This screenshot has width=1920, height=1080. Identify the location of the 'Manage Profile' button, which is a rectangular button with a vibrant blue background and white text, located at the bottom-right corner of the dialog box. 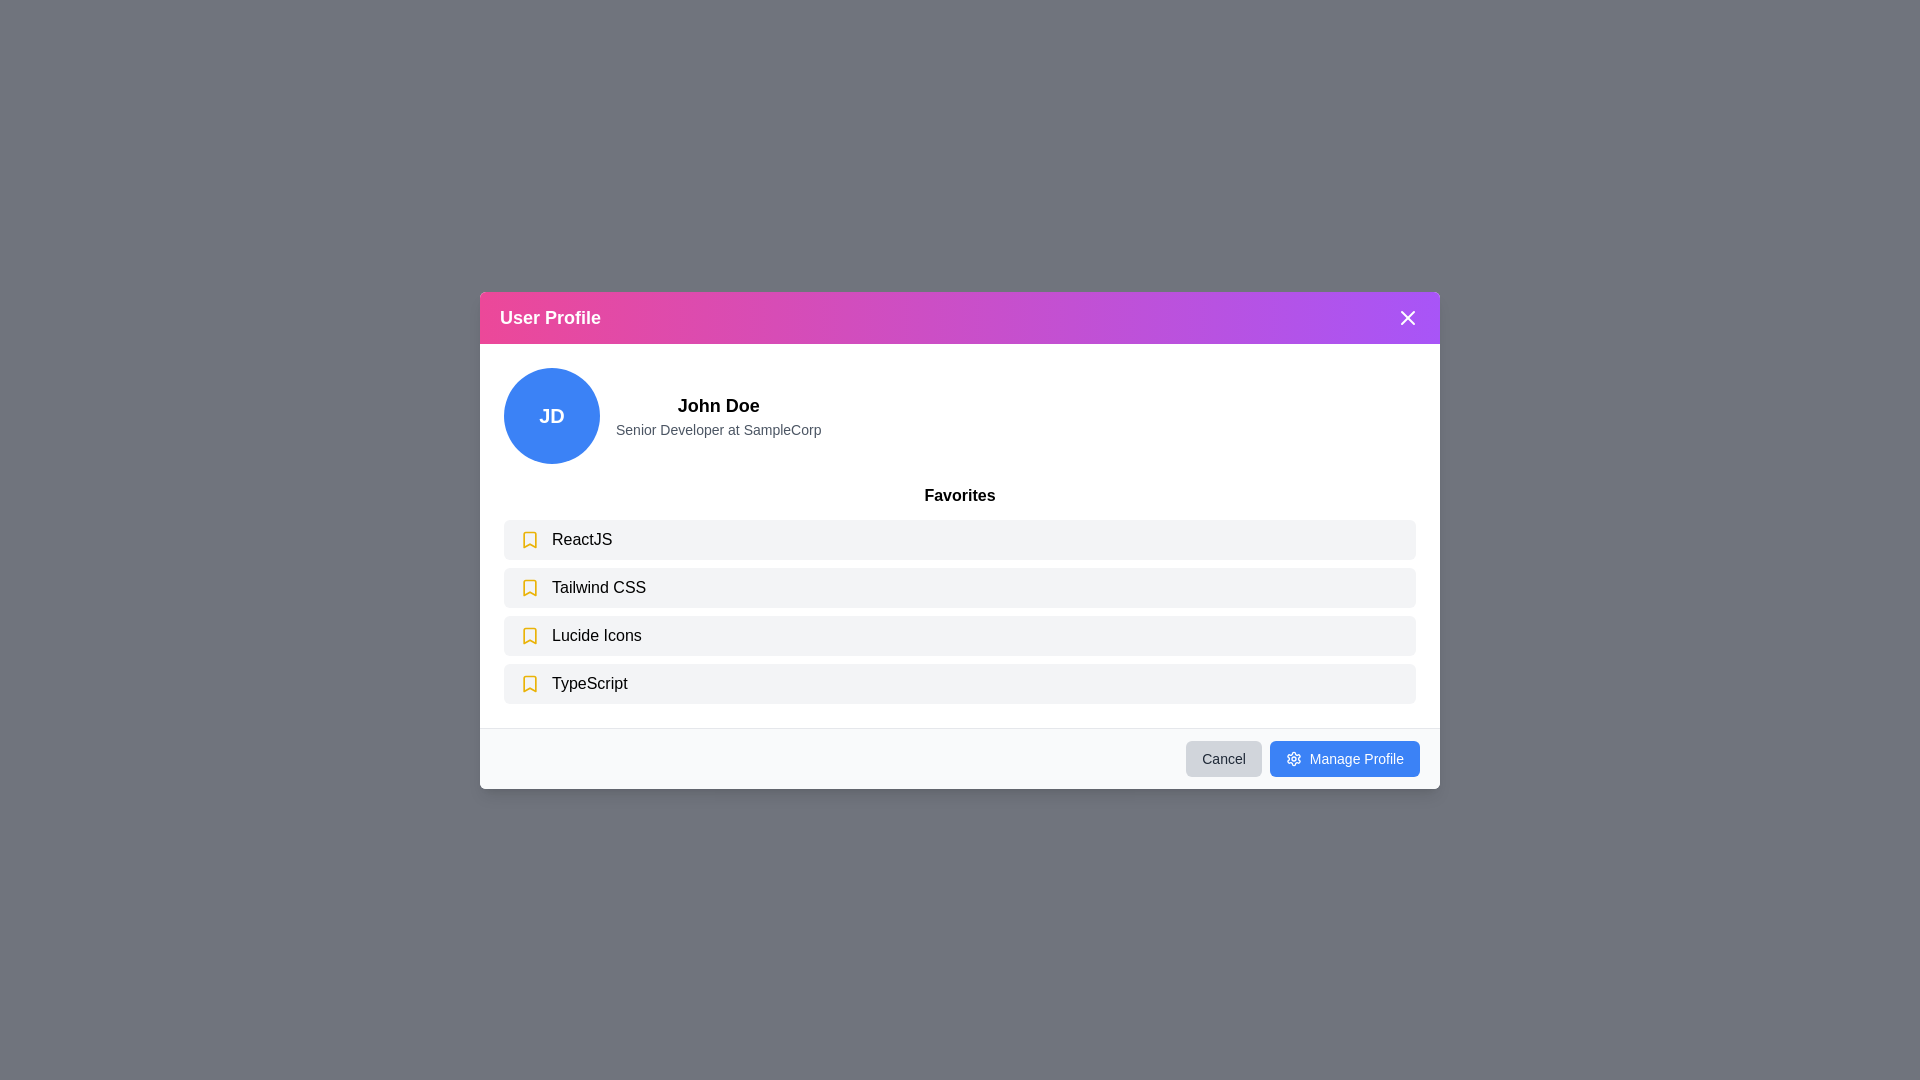
(1344, 758).